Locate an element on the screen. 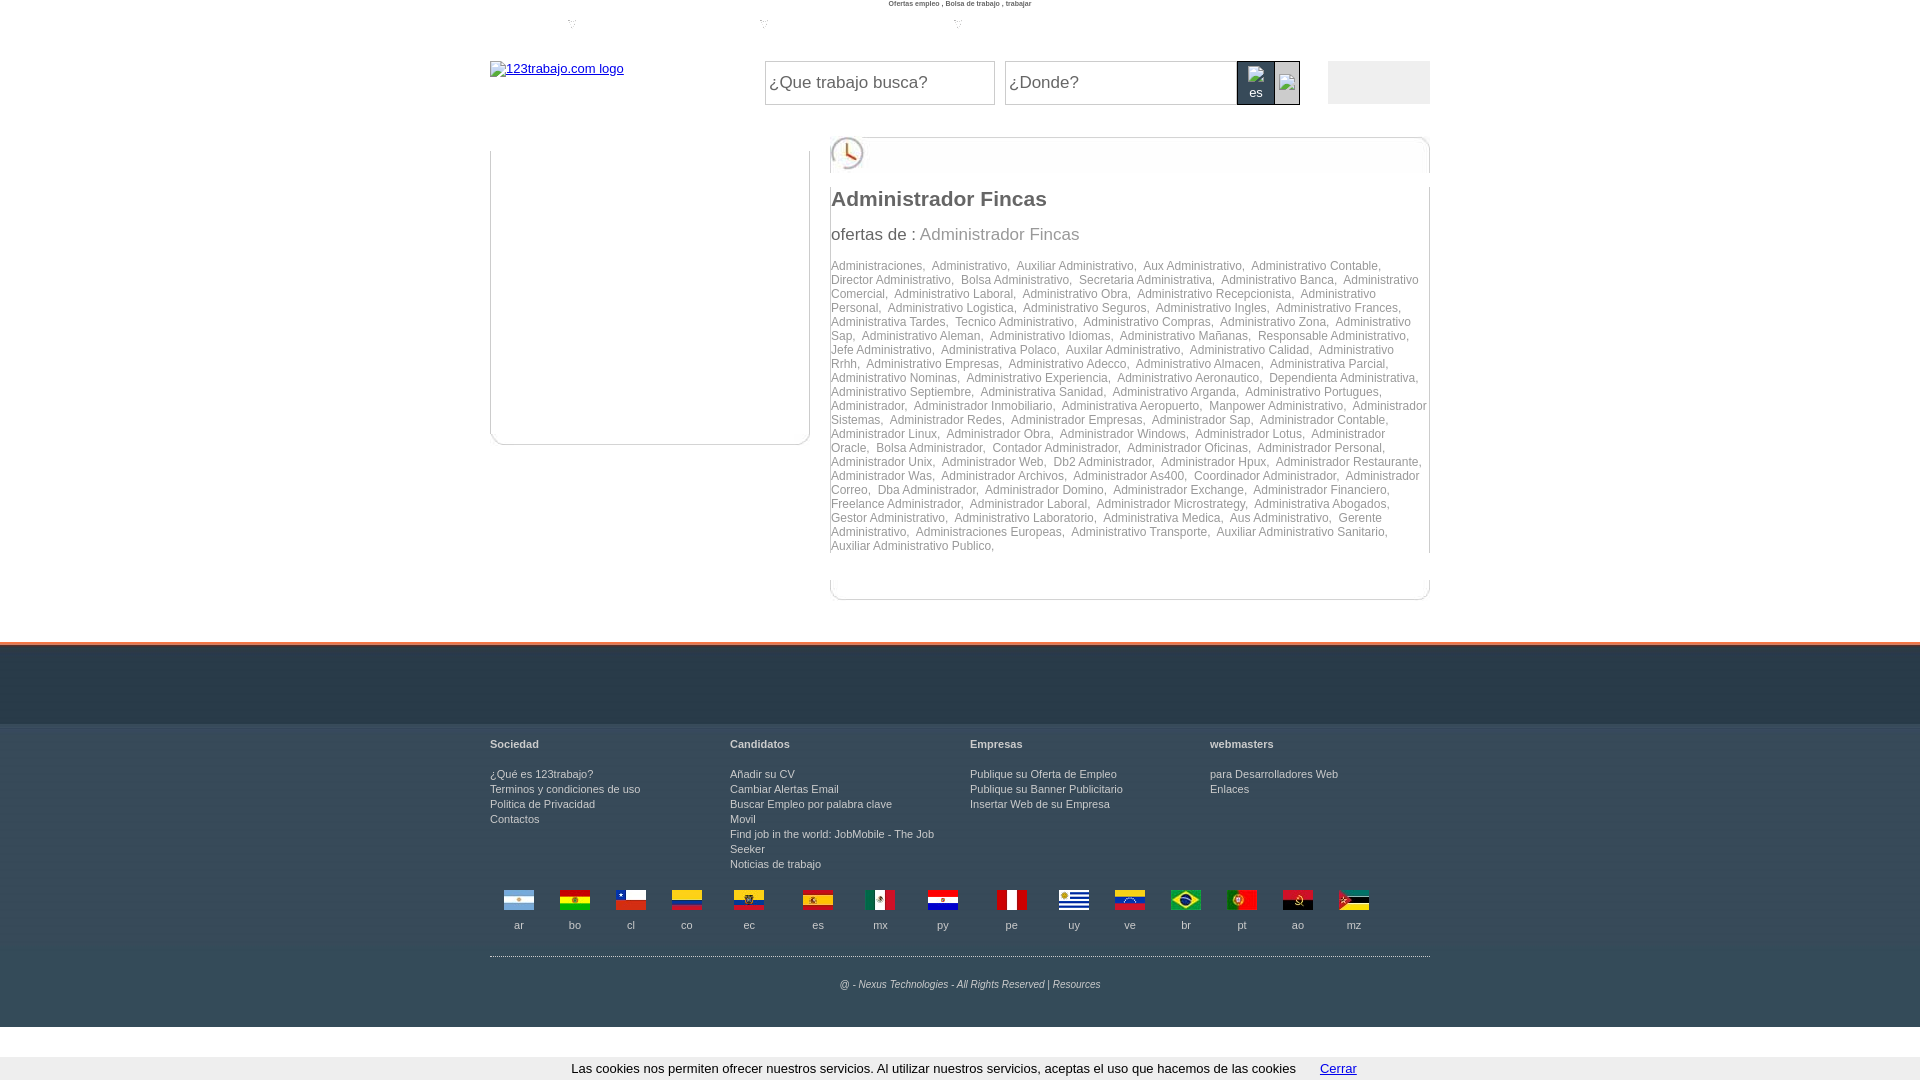  'Administrador Oficinas, ' is located at coordinates (1191, 446).